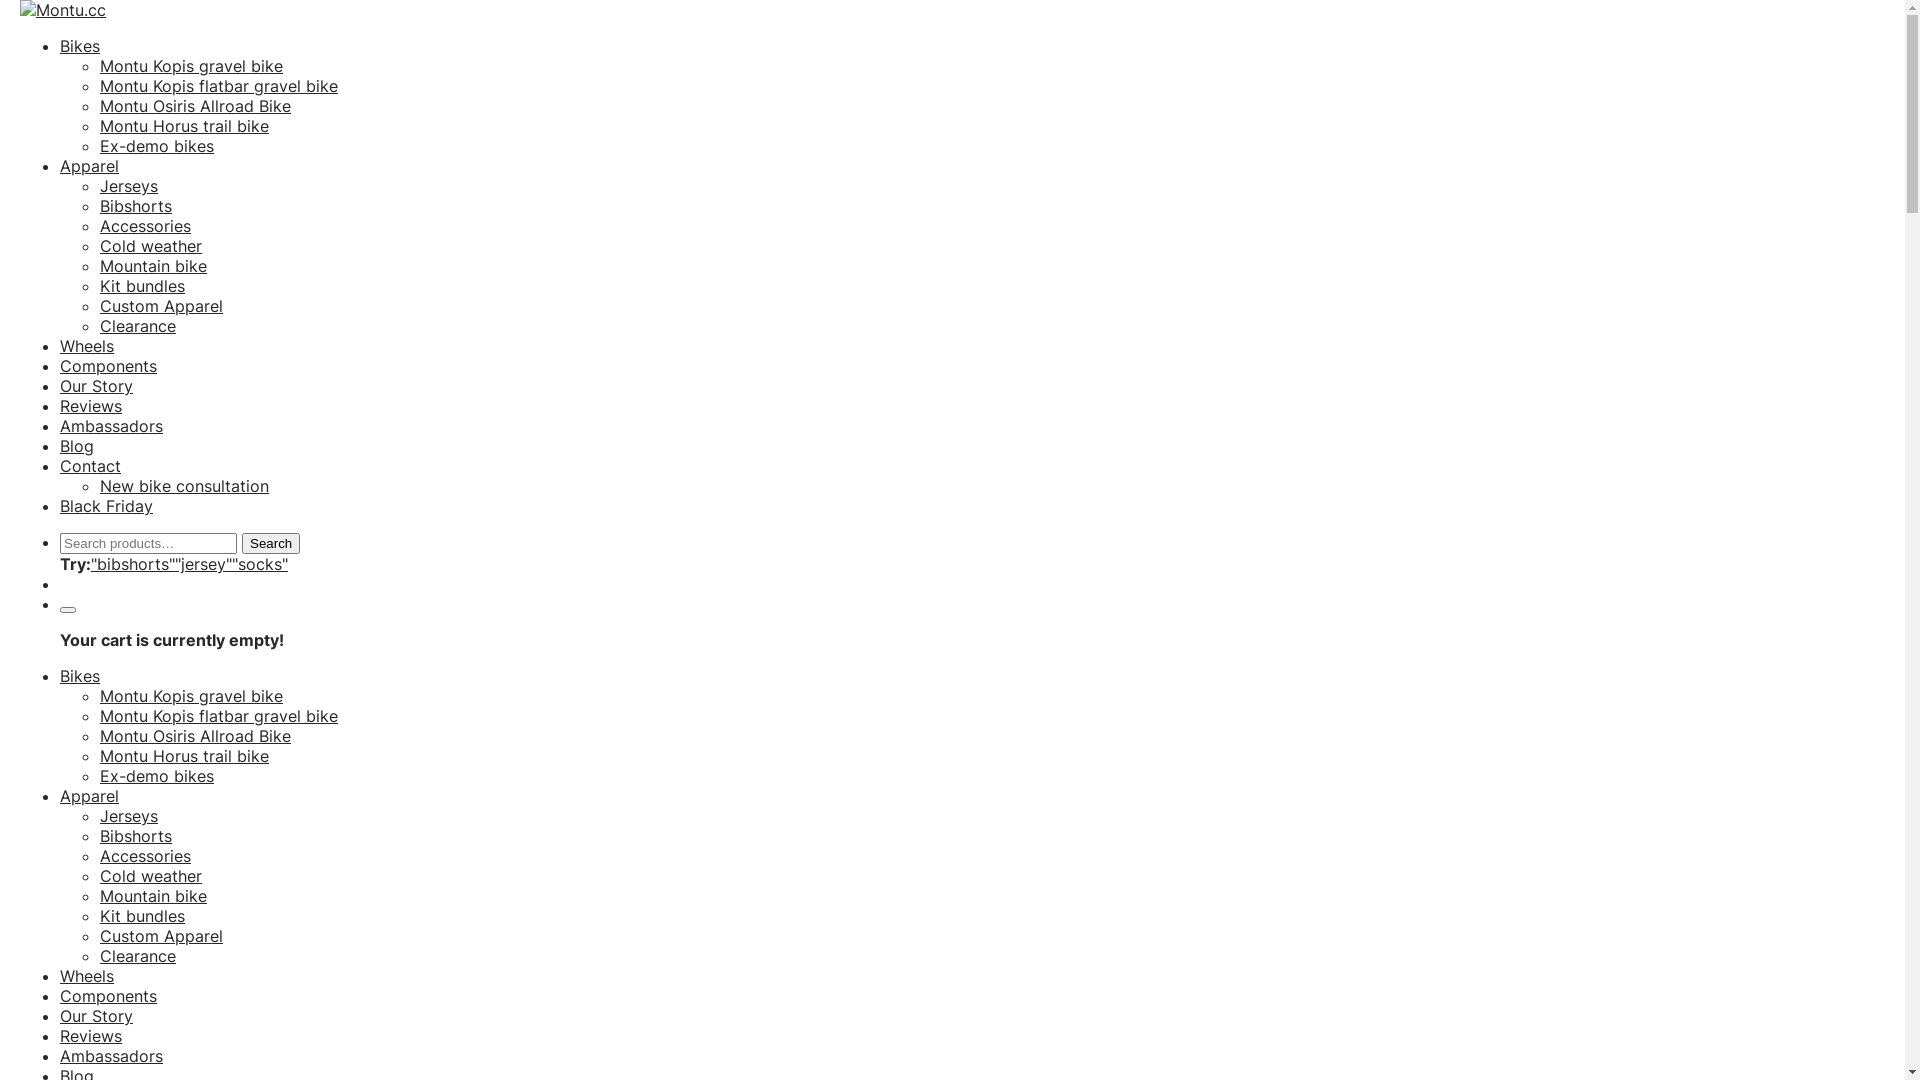 This screenshot has height=1080, width=1920. Describe the element at coordinates (219, 84) in the screenshot. I see `'Montu Kopis flatbar gravel bike'` at that location.